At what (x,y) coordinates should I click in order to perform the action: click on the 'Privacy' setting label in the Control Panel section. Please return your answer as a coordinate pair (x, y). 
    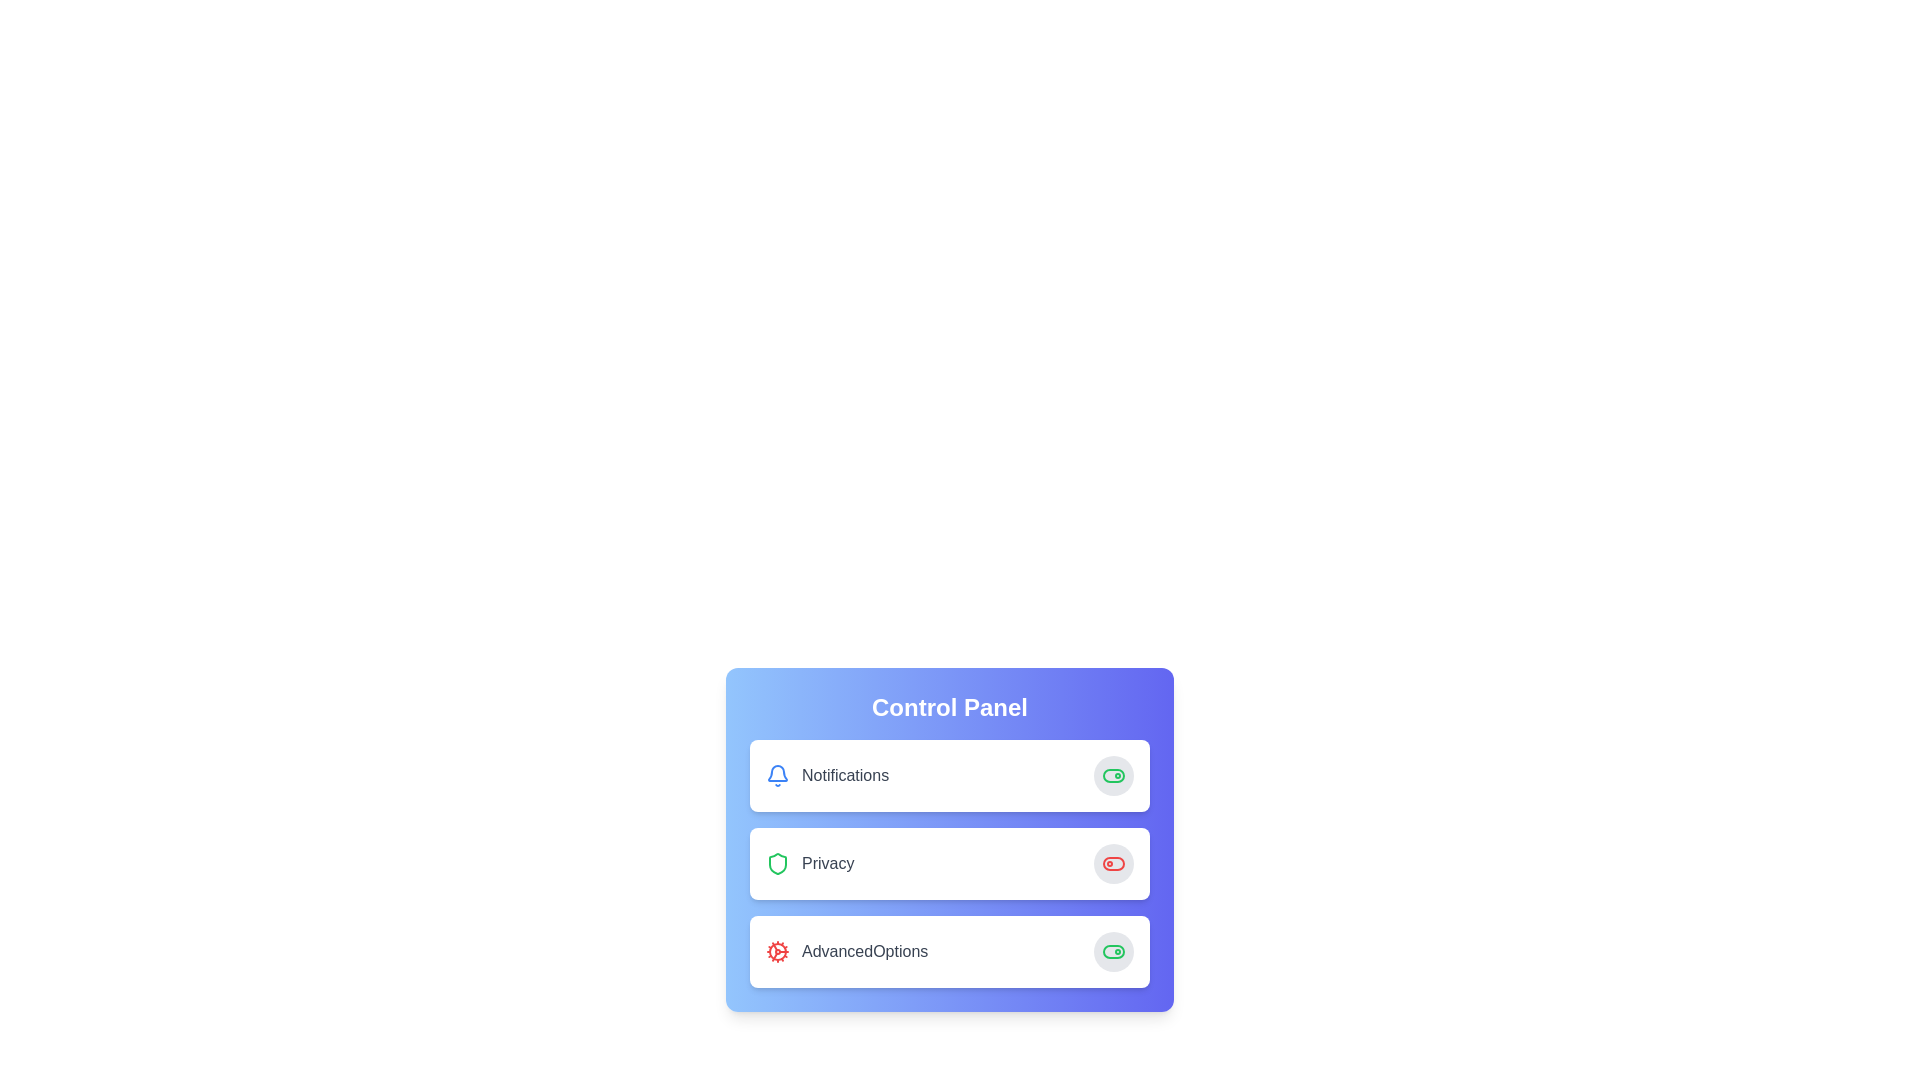
    Looking at the image, I should click on (810, 863).